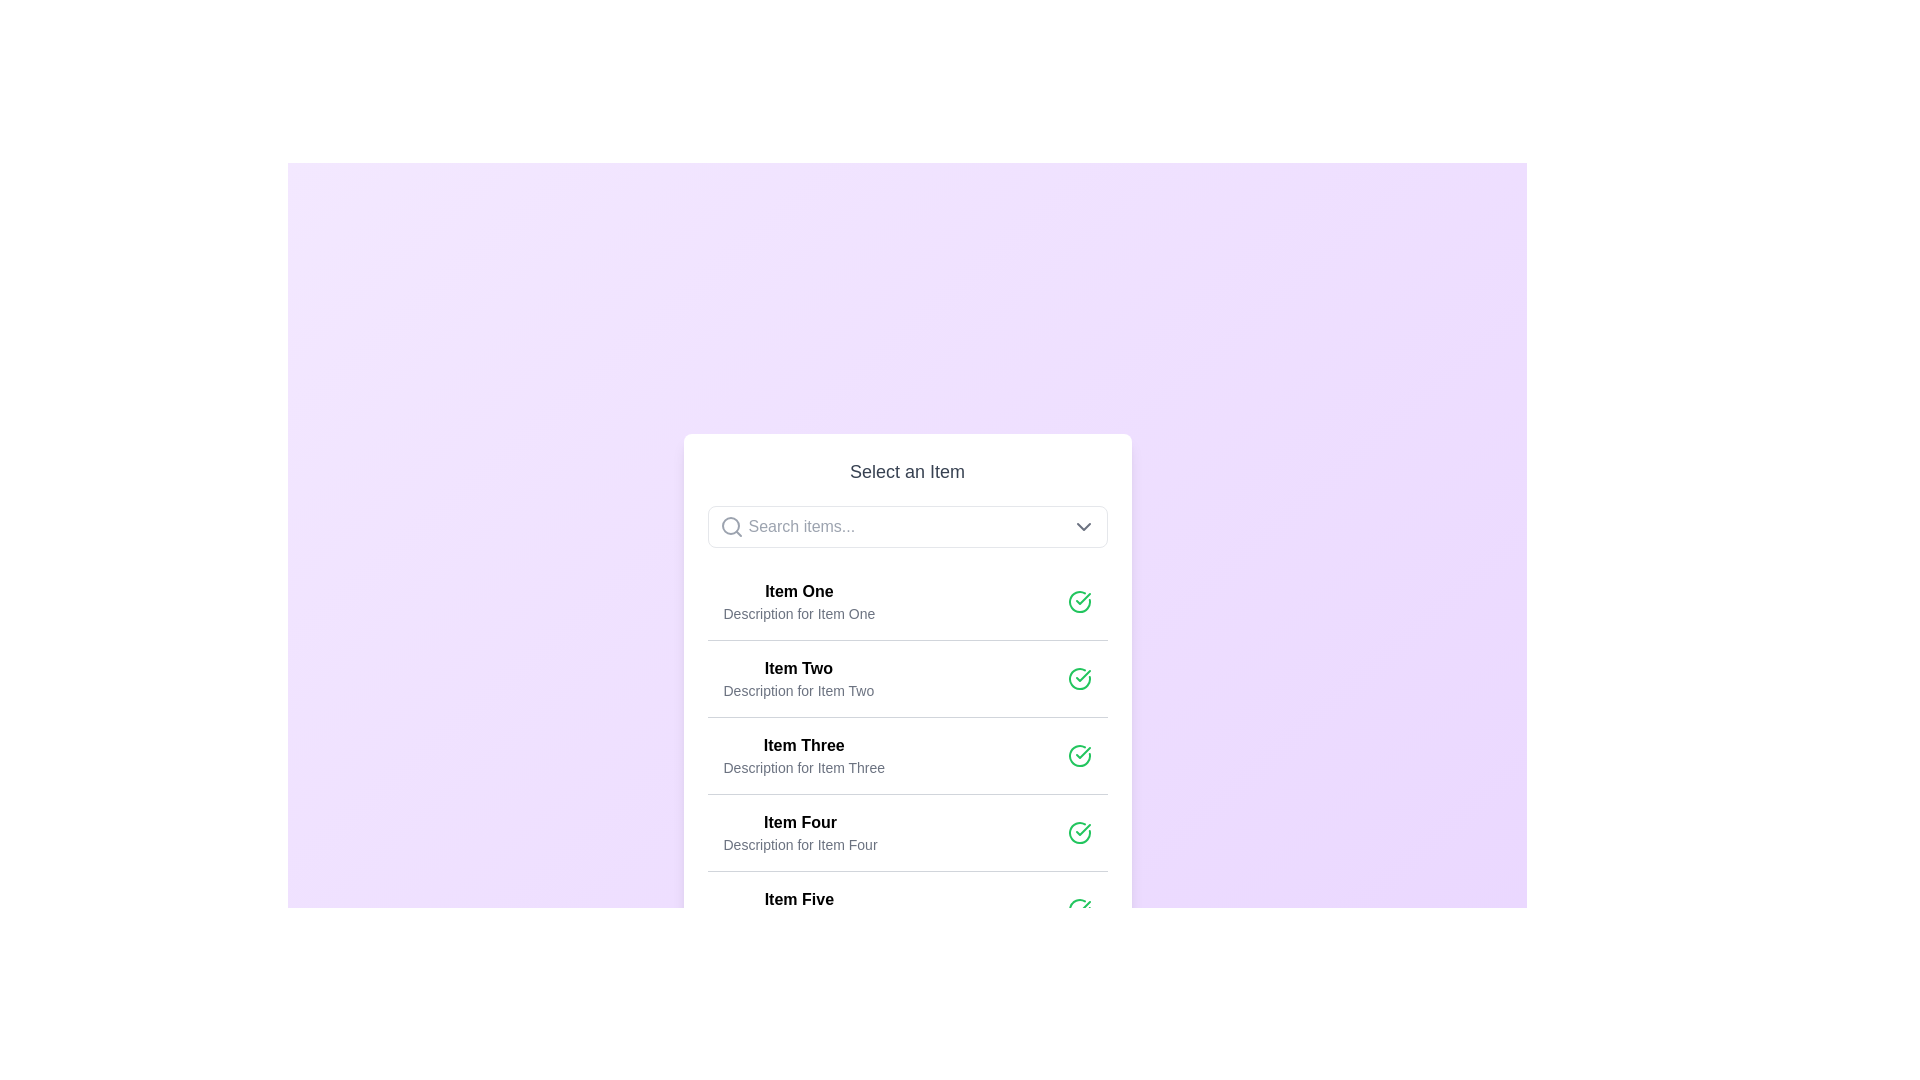  What do you see at coordinates (797, 689) in the screenshot?
I see `the text label that reads 'Description for Item Two', which is styled in a small font size and gray color, positioned directly below the bold header 'Item Two' in a vertically aligned list` at bounding box center [797, 689].